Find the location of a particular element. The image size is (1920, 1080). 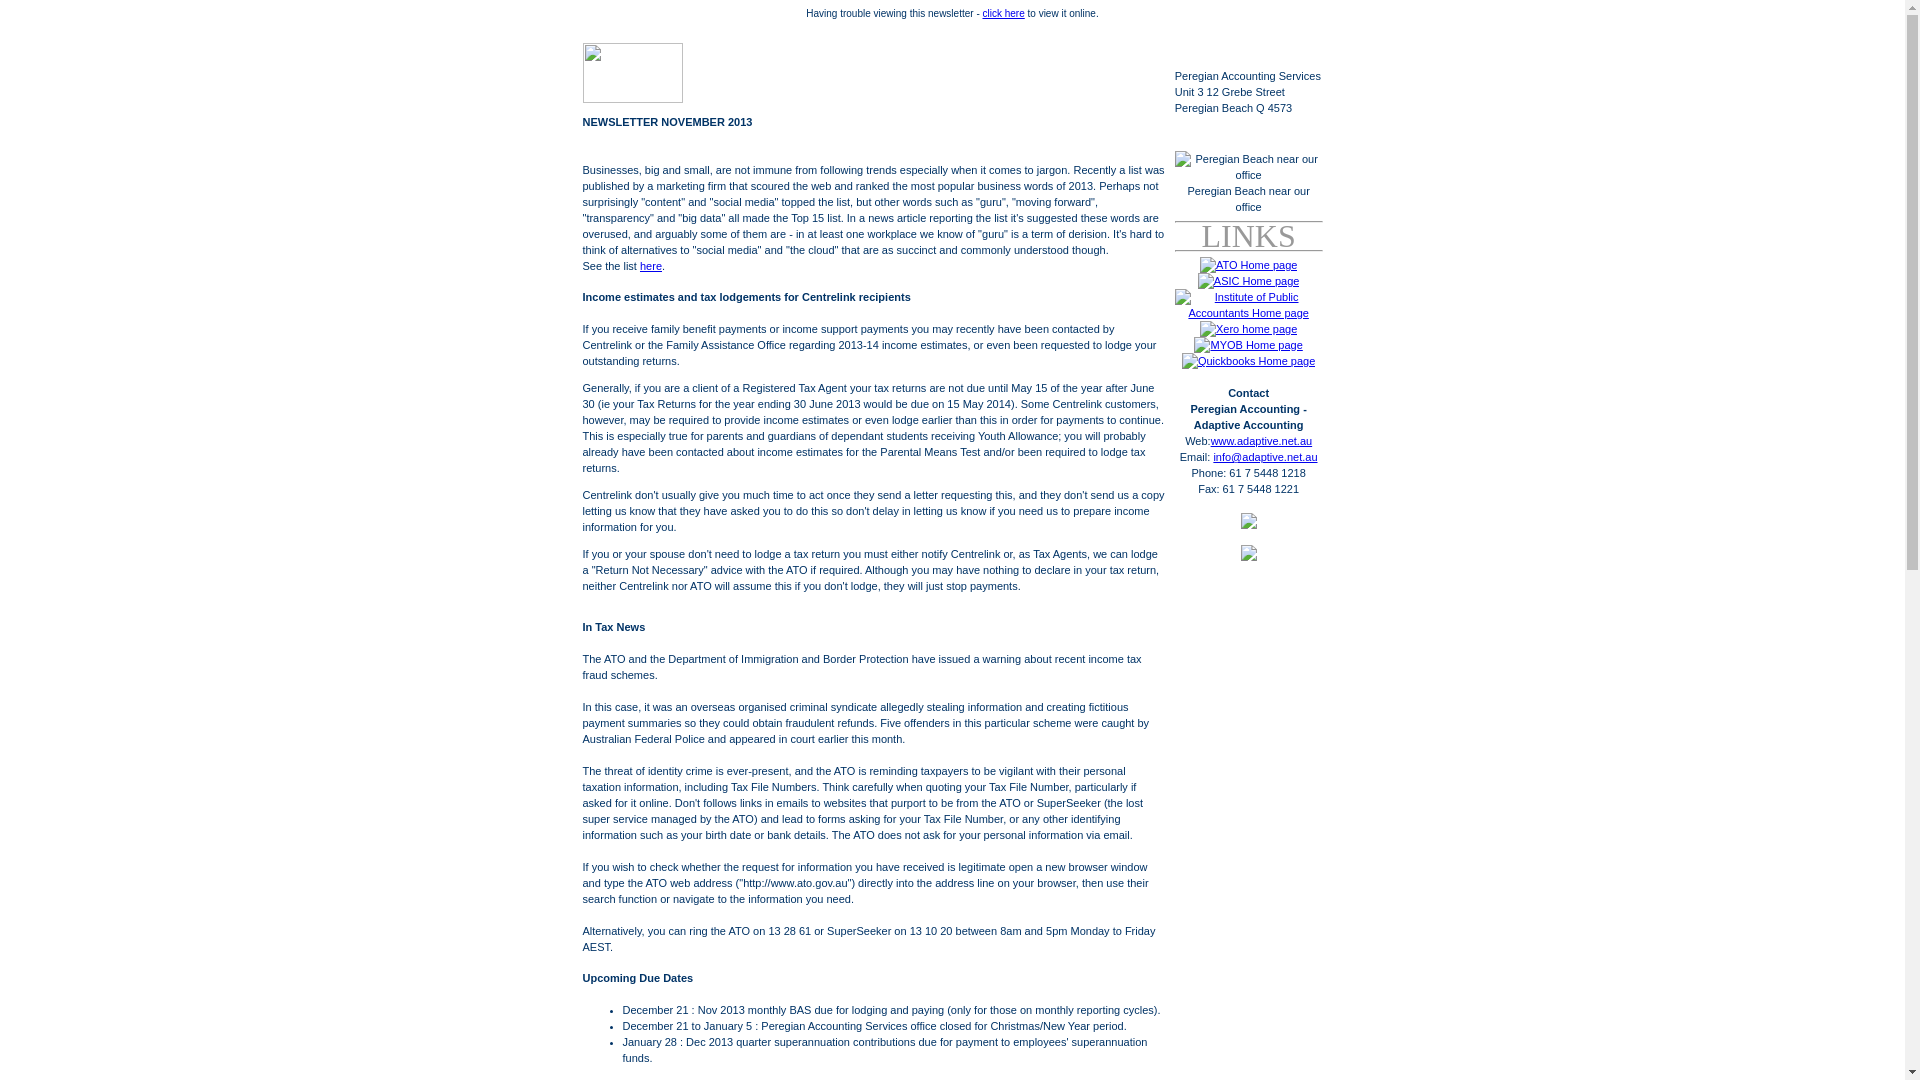

'info@adaptive.net.au' is located at coordinates (1212, 456).